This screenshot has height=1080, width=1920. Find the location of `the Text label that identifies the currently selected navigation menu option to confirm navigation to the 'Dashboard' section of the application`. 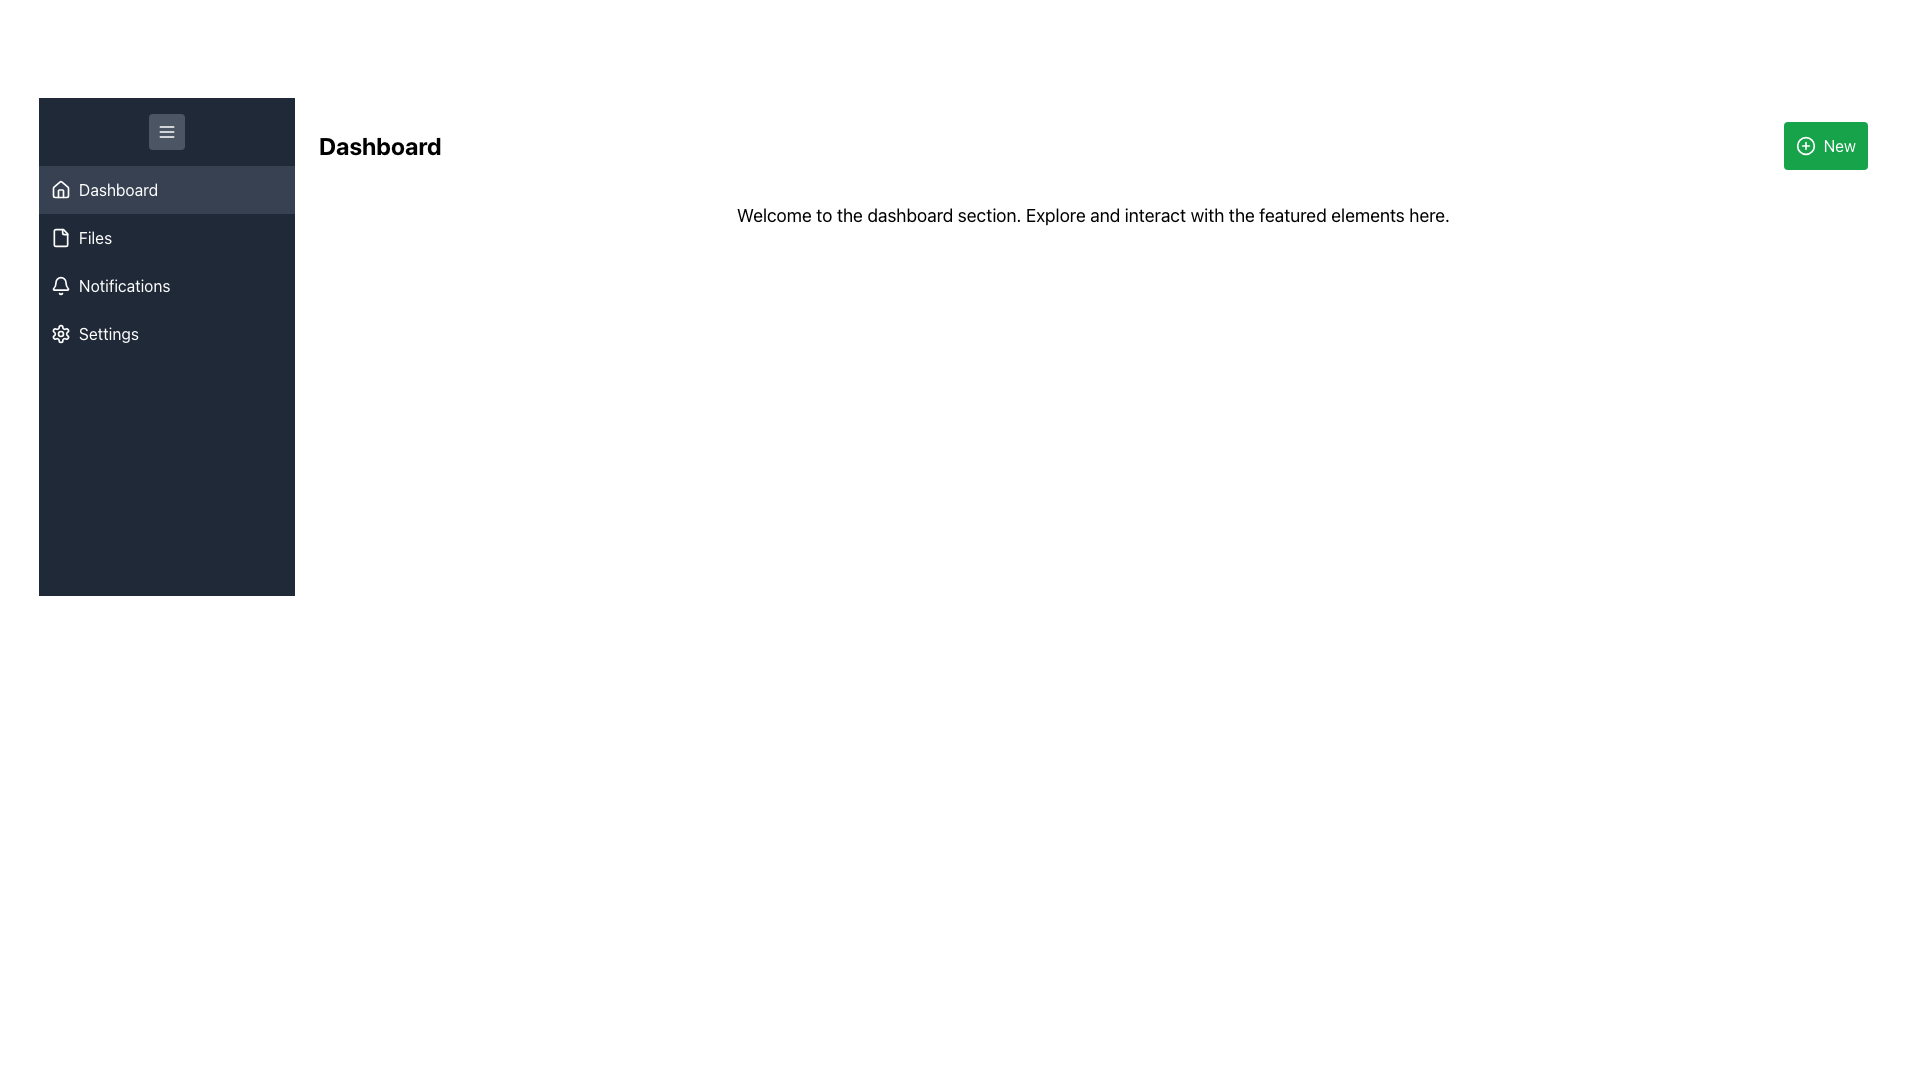

the Text label that identifies the currently selected navigation menu option to confirm navigation to the 'Dashboard' section of the application is located at coordinates (117, 189).